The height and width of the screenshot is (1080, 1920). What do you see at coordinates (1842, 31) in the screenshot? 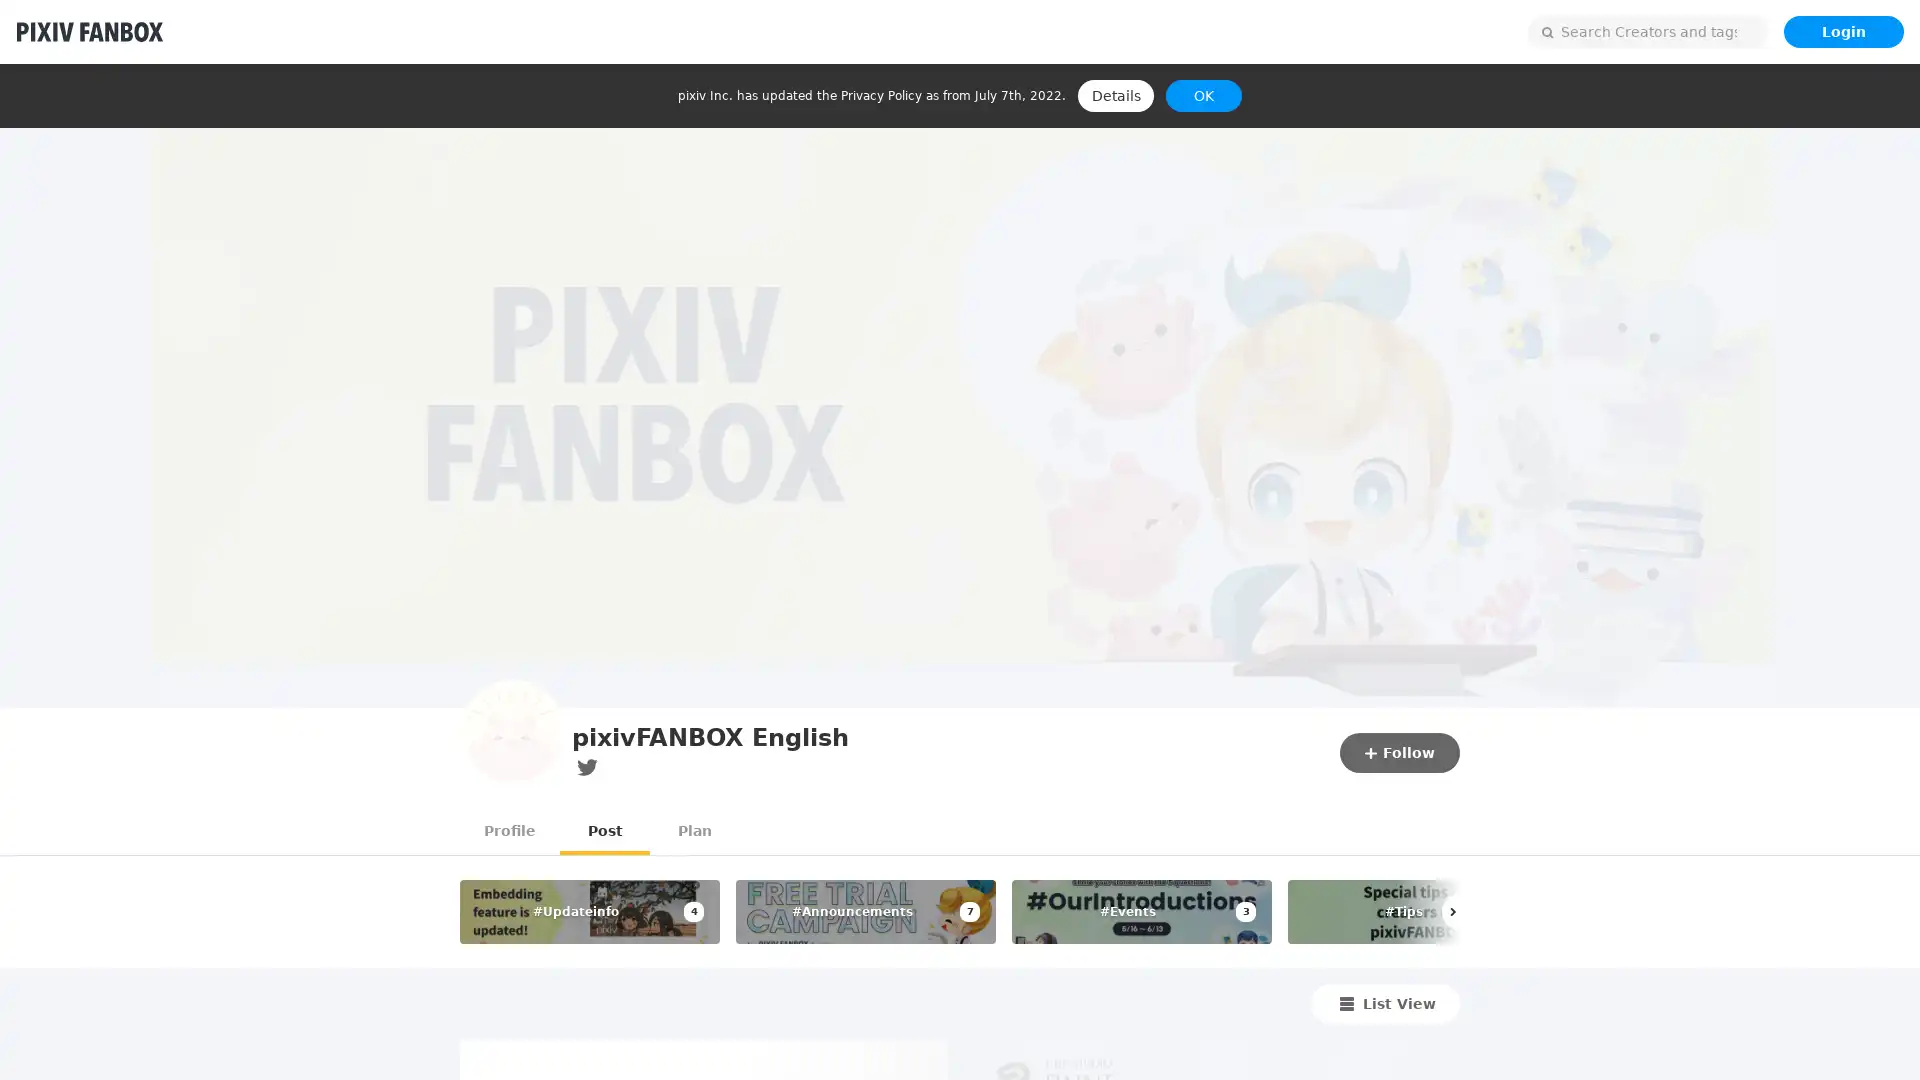
I see `Login` at bounding box center [1842, 31].